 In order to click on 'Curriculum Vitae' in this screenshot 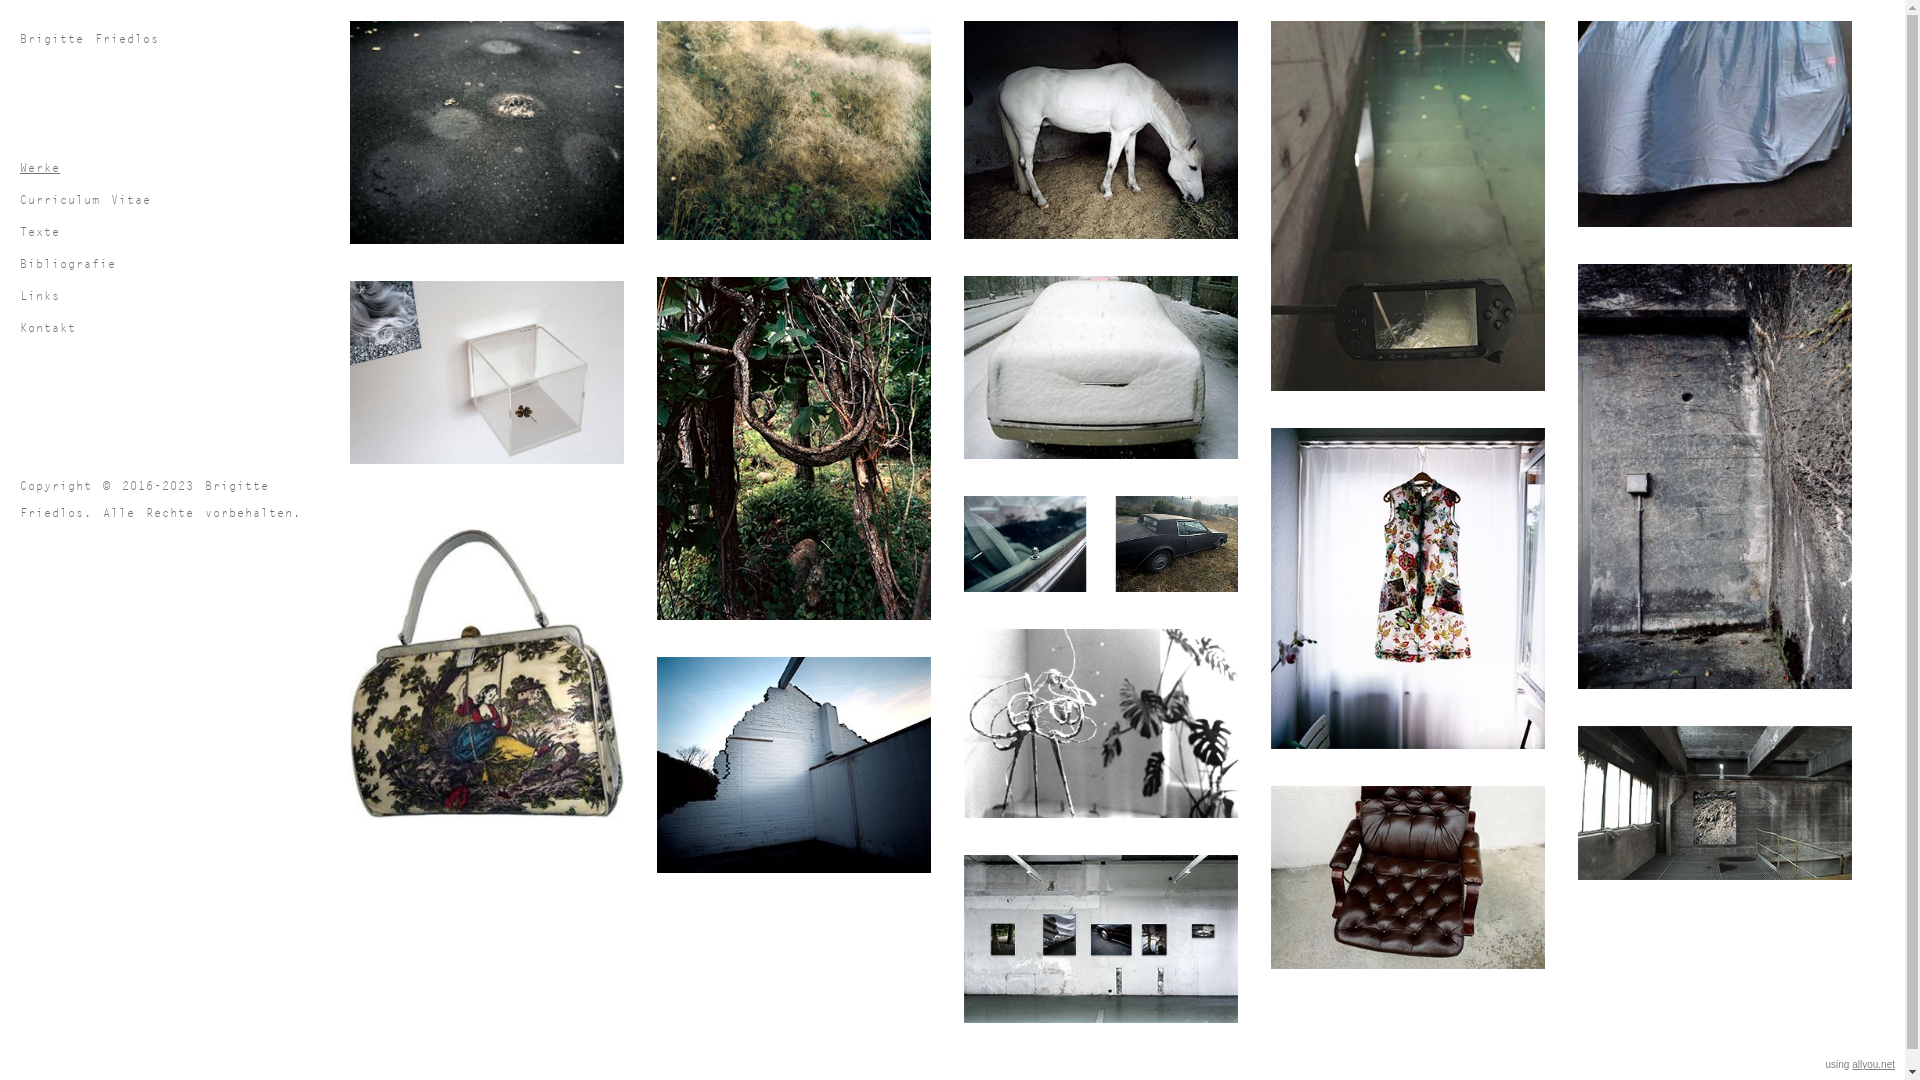, I will do `click(19, 199)`.